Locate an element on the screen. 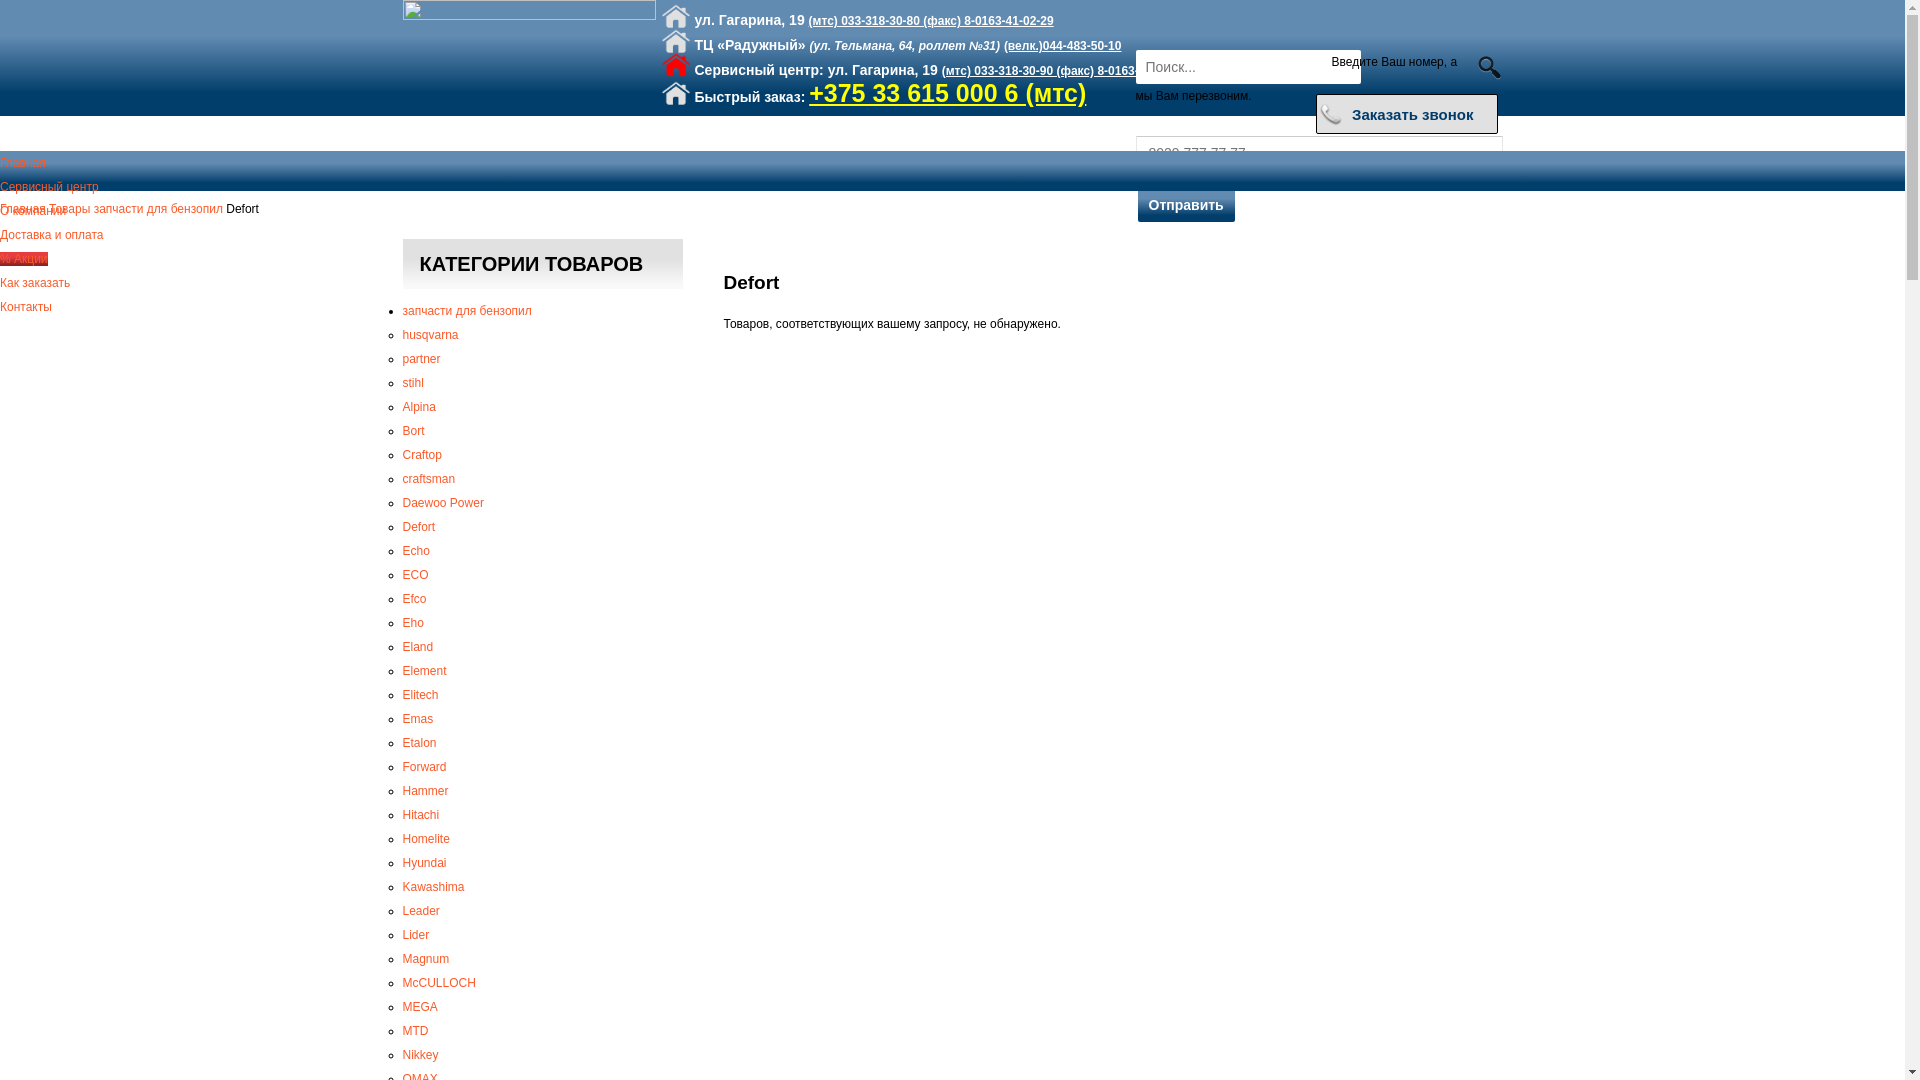 The width and height of the screenshot is (1920, 1080). 'Efco' is located at coordinates (412, 597).